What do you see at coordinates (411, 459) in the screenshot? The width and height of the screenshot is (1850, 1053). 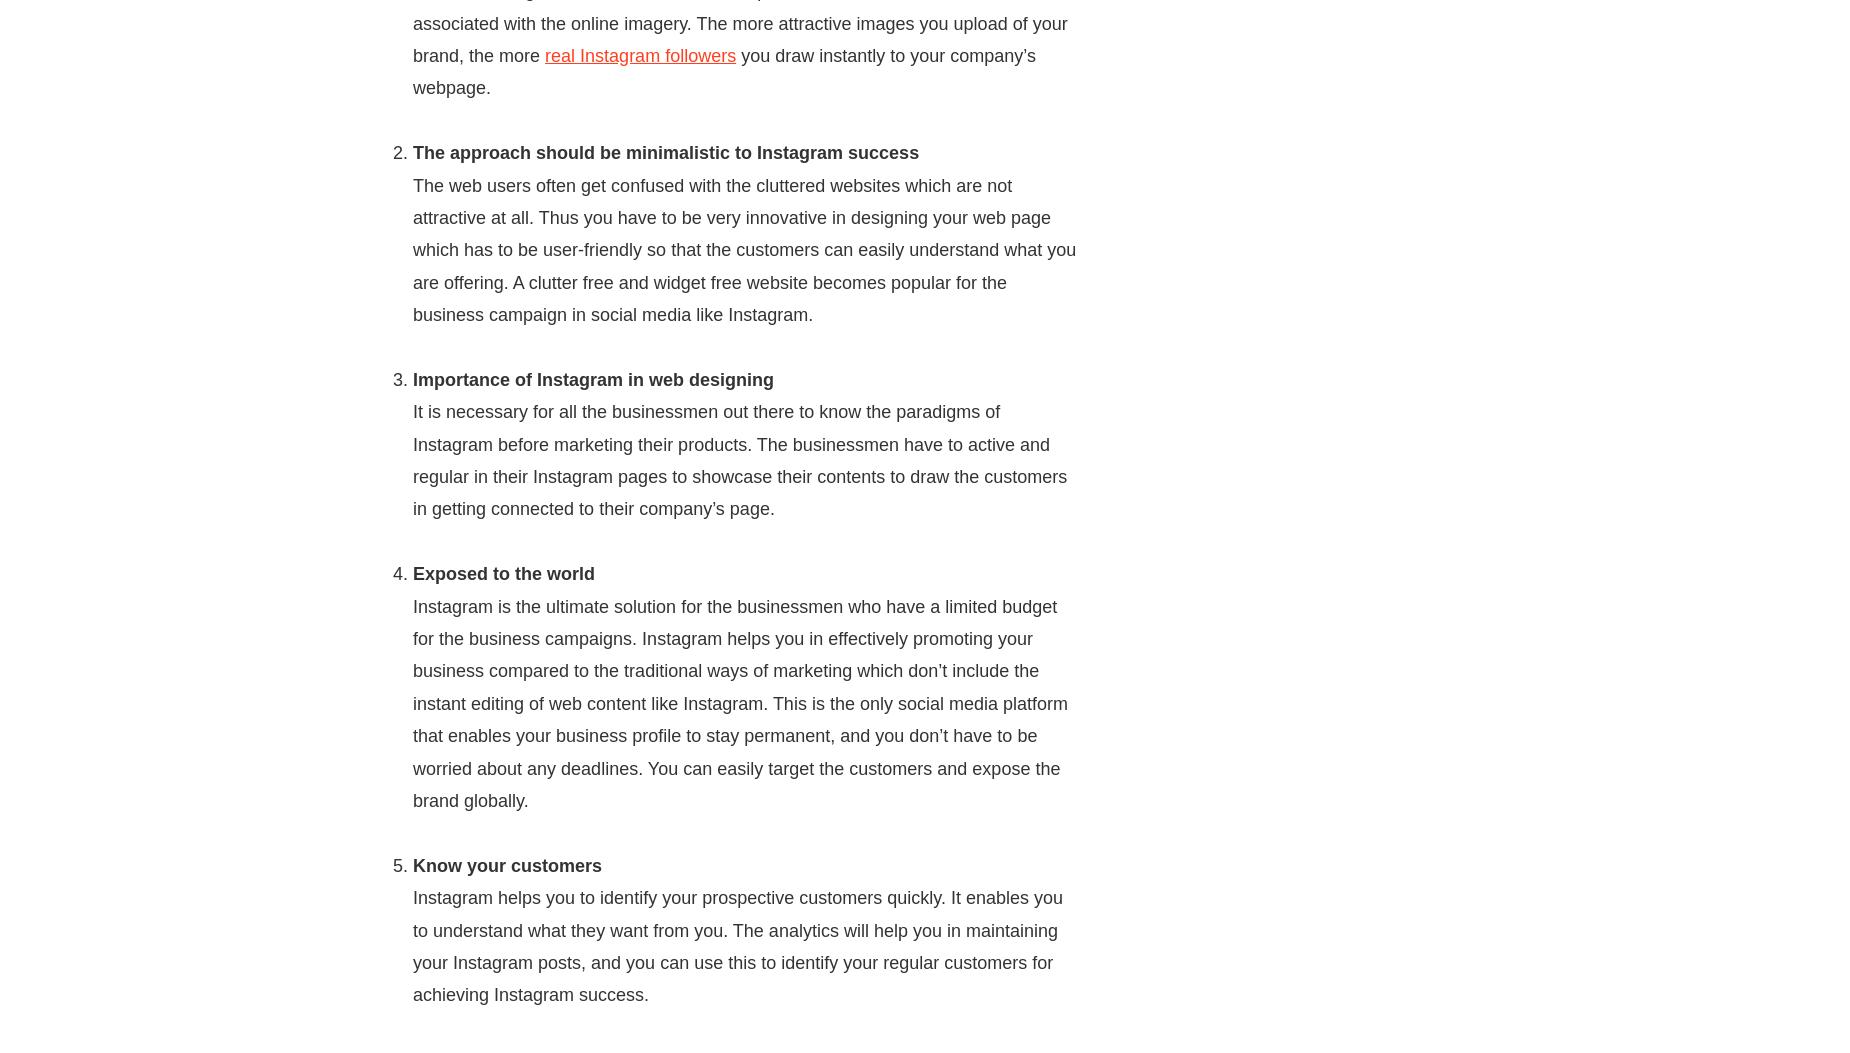 I see `'It is necessary for all the businessmen out there to know the paradigms of Instagram before marketing their products. The businessmen have to active and regular in their Instagram pages to showcase their contents to draw the customers in getting connected to their company’s page.'` at bounding box center [411, 459].